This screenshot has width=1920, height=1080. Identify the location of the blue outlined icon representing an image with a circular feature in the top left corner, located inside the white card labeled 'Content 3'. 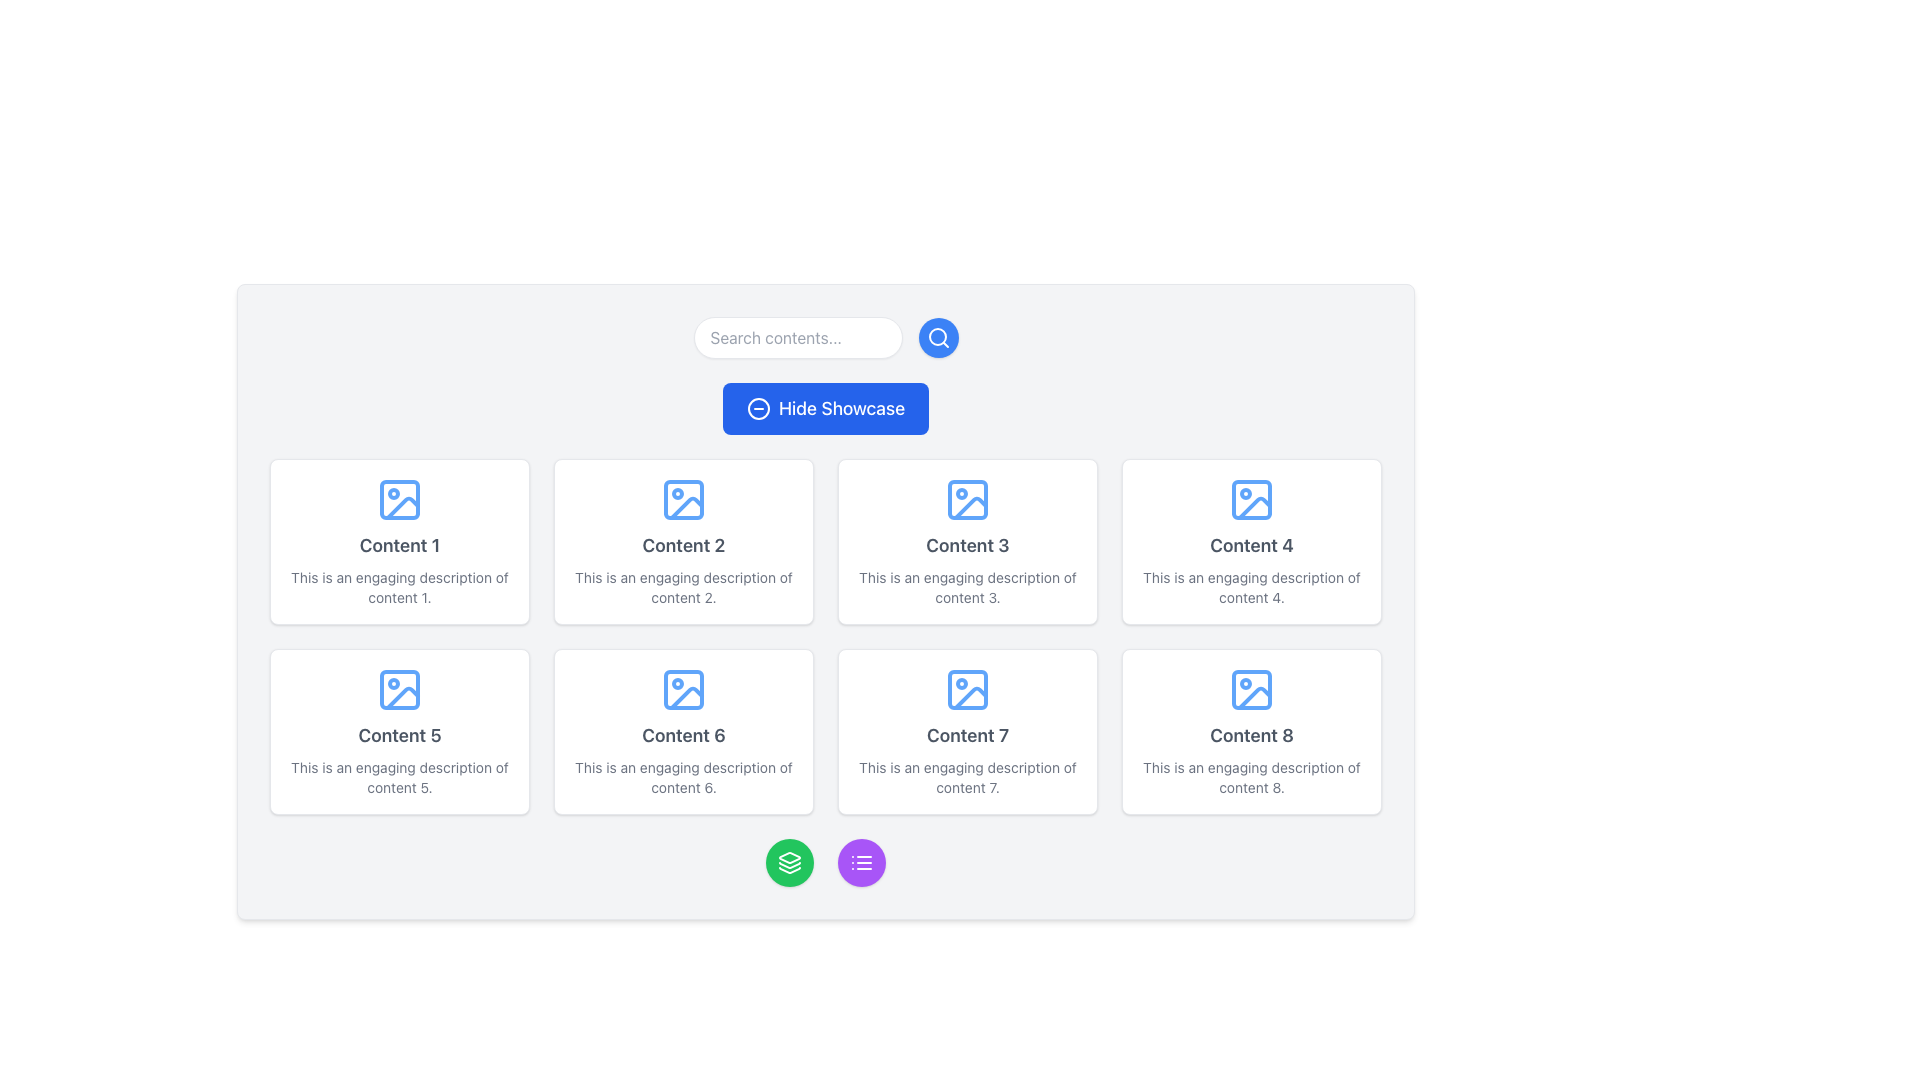
(968, 499).